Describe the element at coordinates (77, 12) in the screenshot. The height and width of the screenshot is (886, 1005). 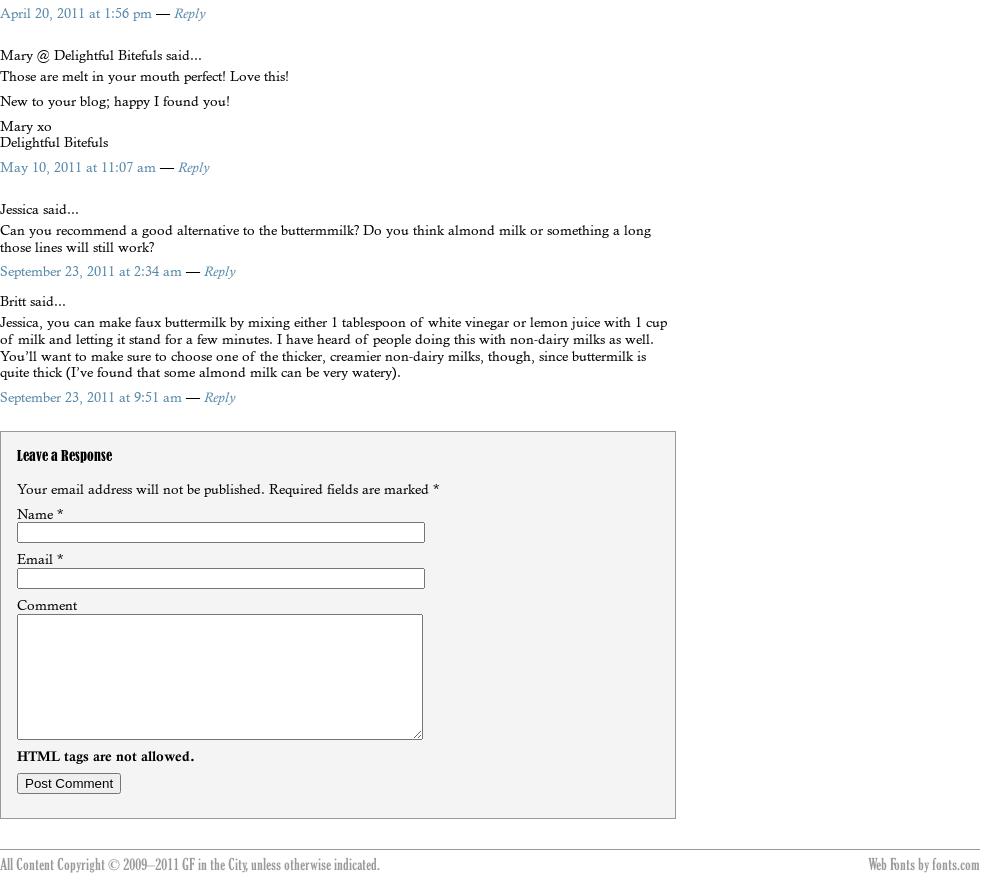
I see `'April 20, 2011 at 1:56 pm'` at that location.